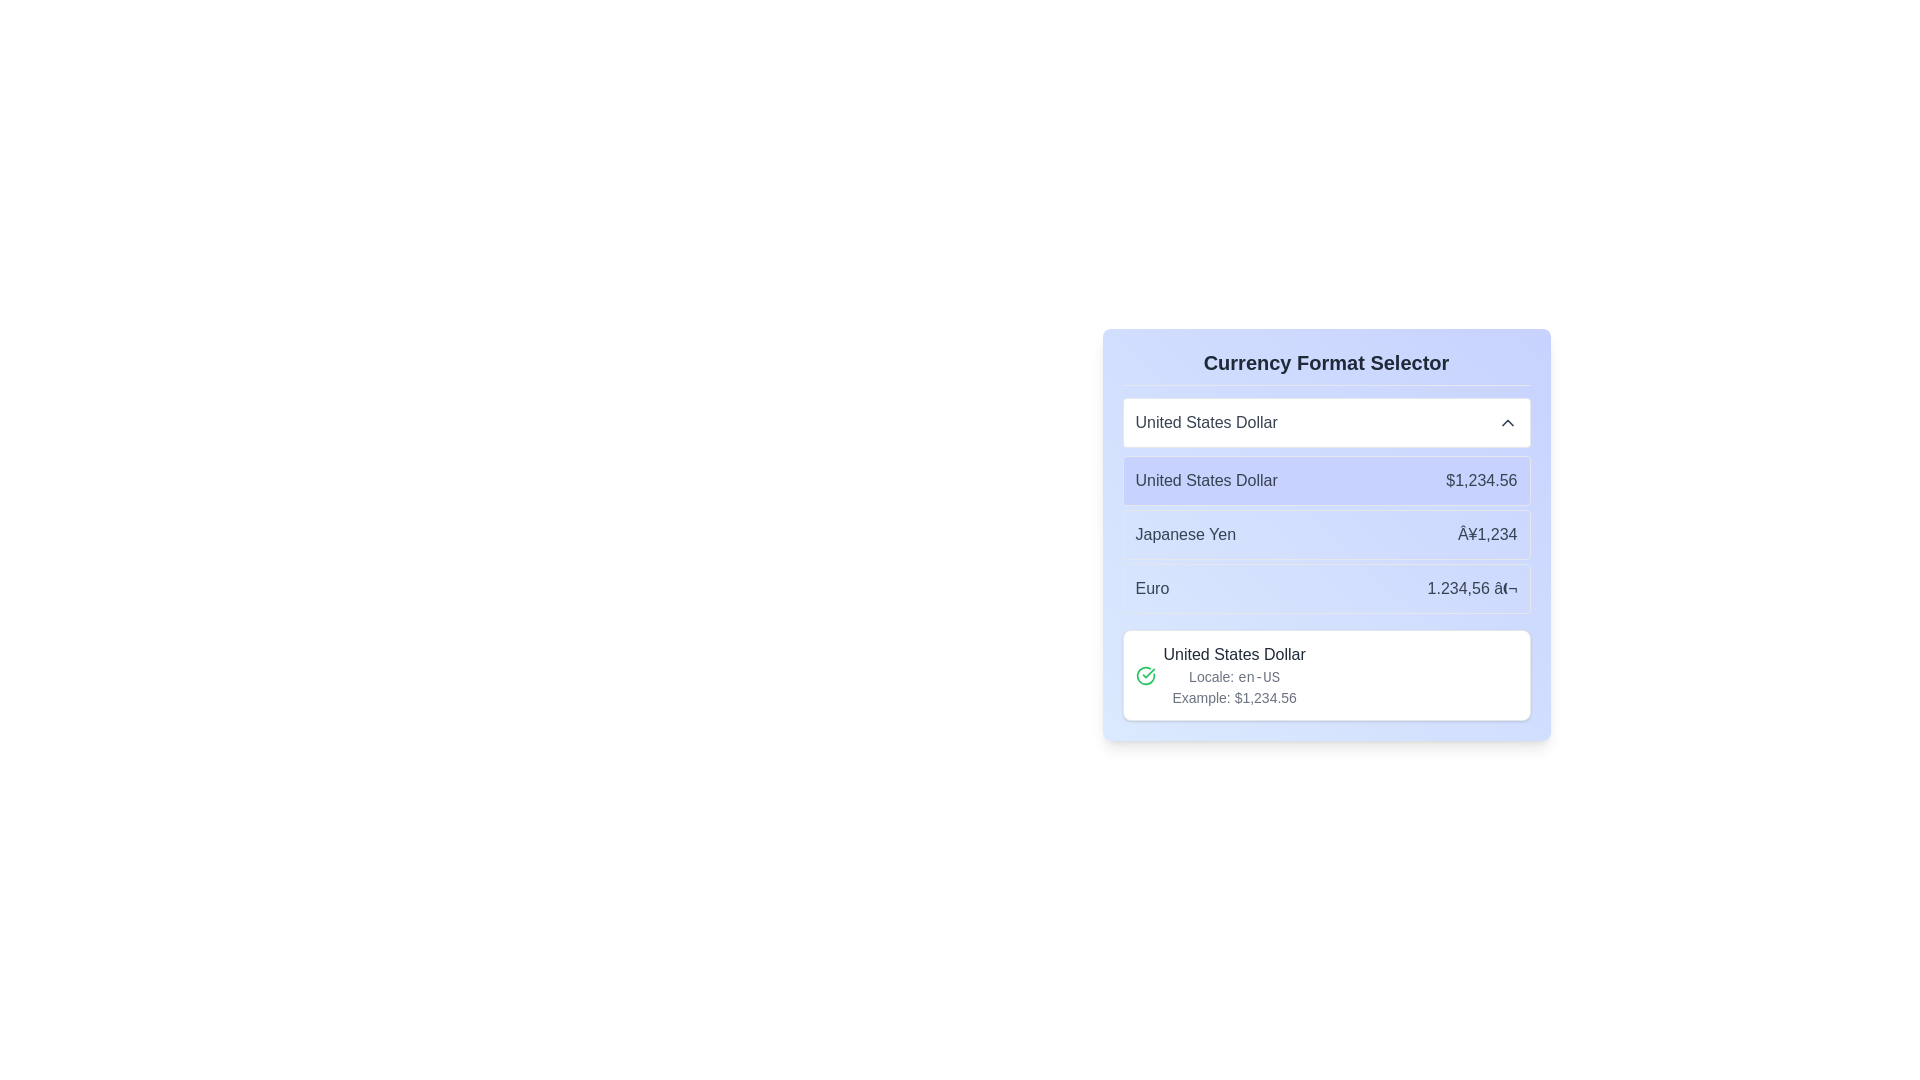 The height and width of the screenshot is (1080, 1920). I want to click on the informational block that describes the 'United States Dollar' currency format, which includes its locale and example format, so click(1326, 675).